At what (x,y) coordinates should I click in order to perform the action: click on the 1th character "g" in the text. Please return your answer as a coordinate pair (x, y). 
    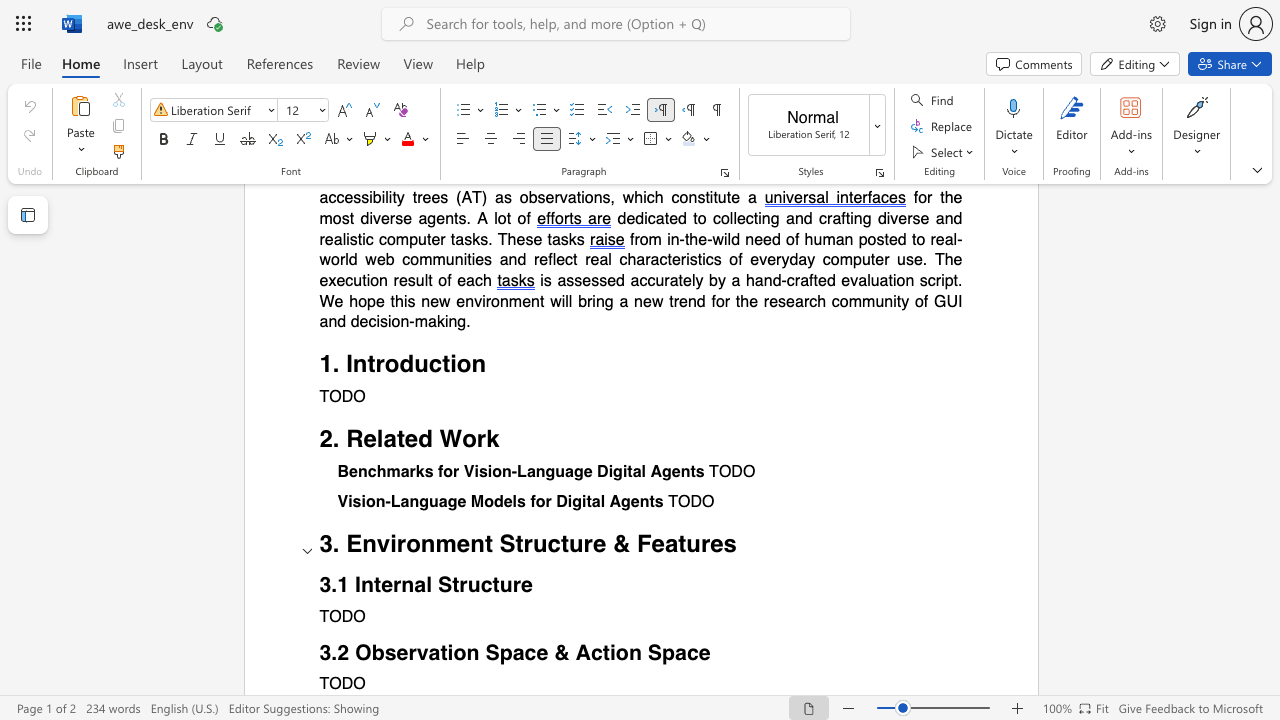
    Looking at the image, I should click on (423, 501).